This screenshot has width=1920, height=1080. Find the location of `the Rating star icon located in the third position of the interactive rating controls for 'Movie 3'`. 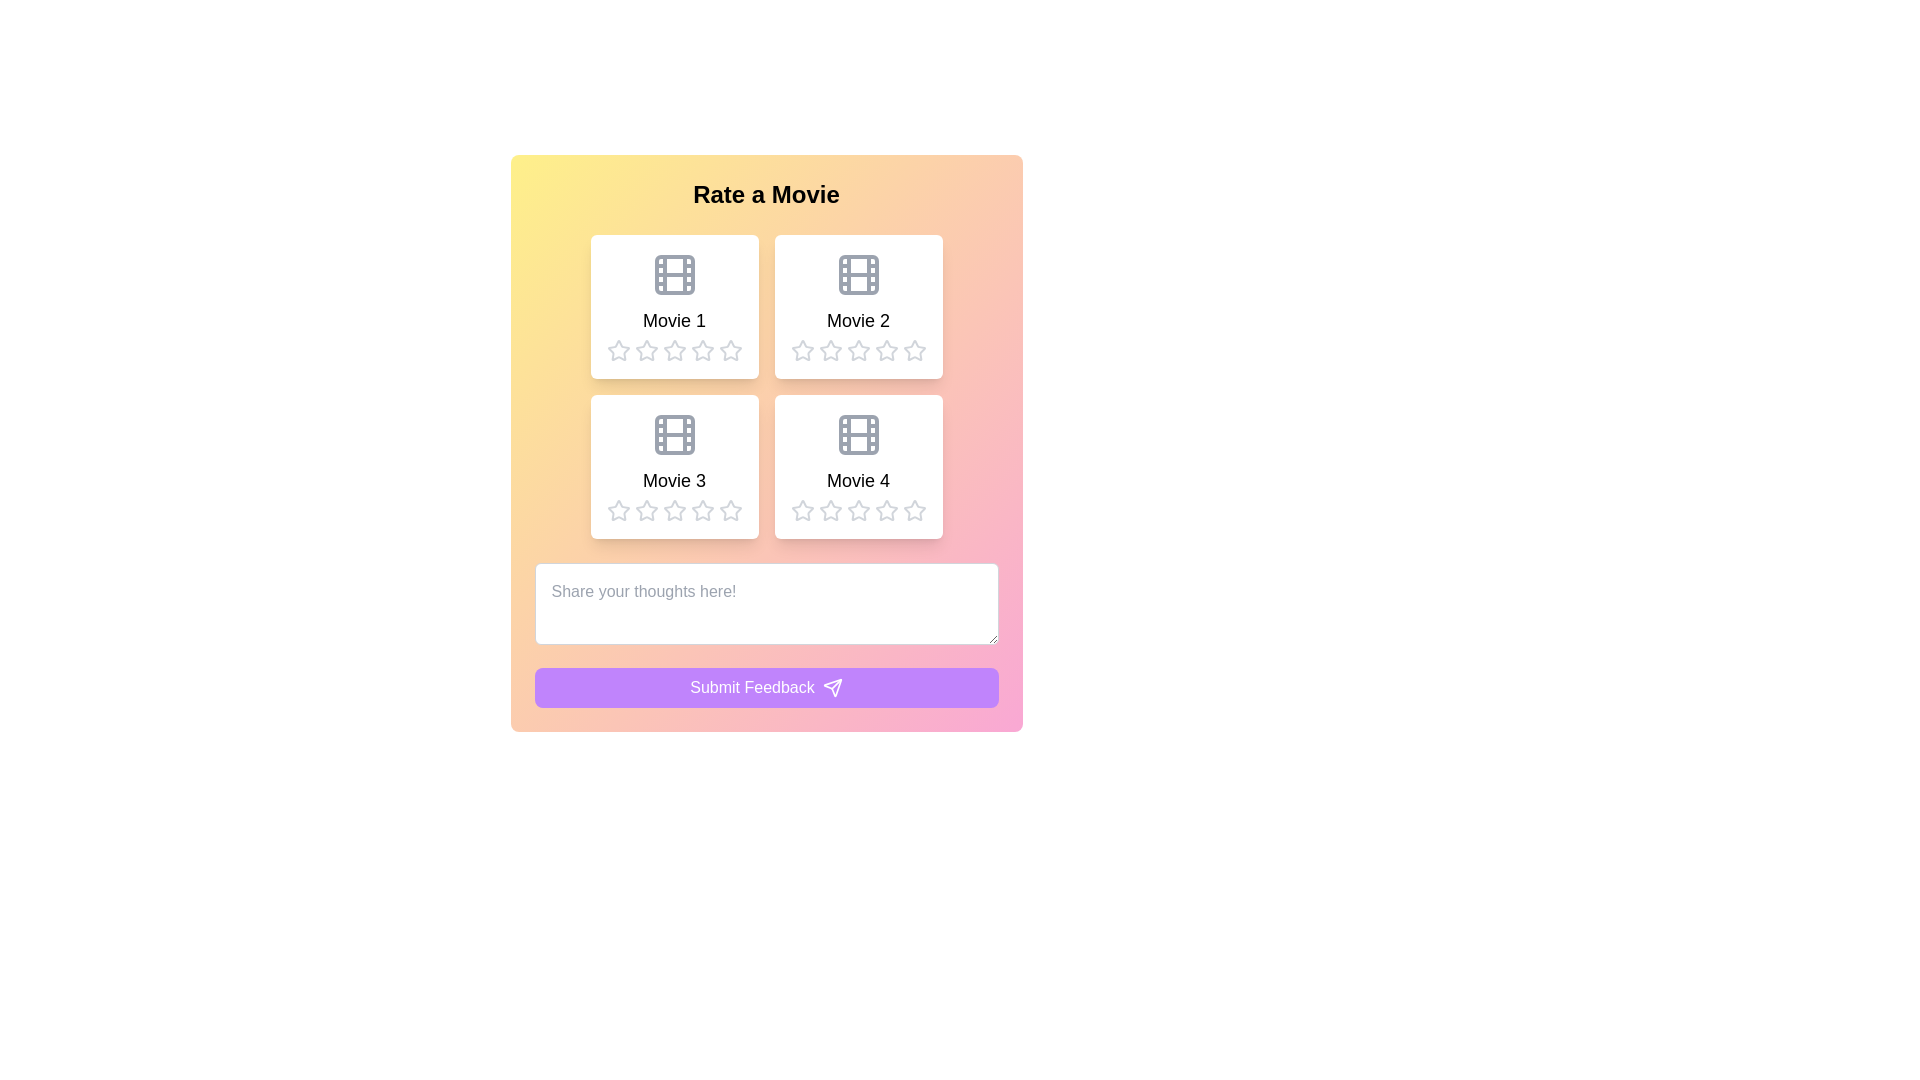

the Rating star icon located in the third position of the interactive rating controls for 'Movie 3' is located at coordinates (646, 509).